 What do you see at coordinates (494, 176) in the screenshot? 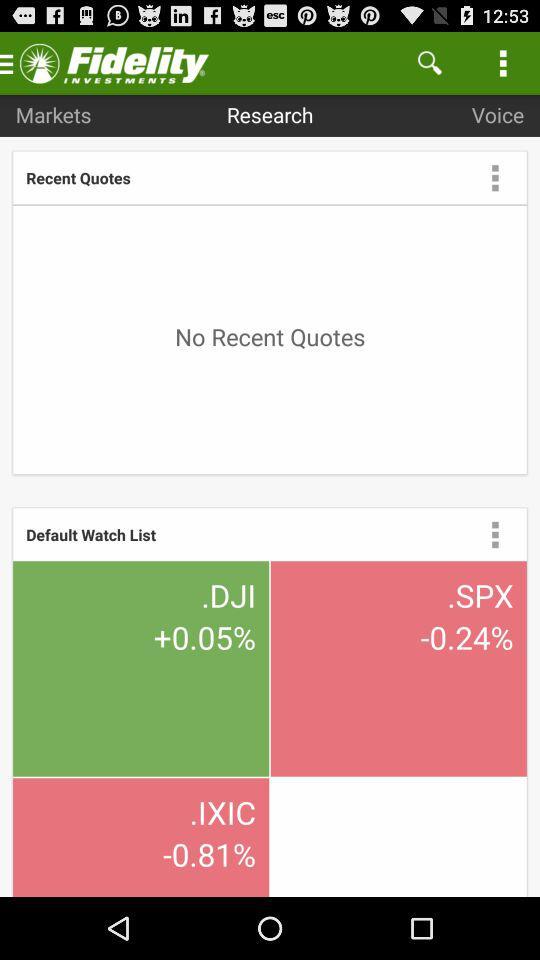
I see `menu drop box` at bounding box center [494, 176].